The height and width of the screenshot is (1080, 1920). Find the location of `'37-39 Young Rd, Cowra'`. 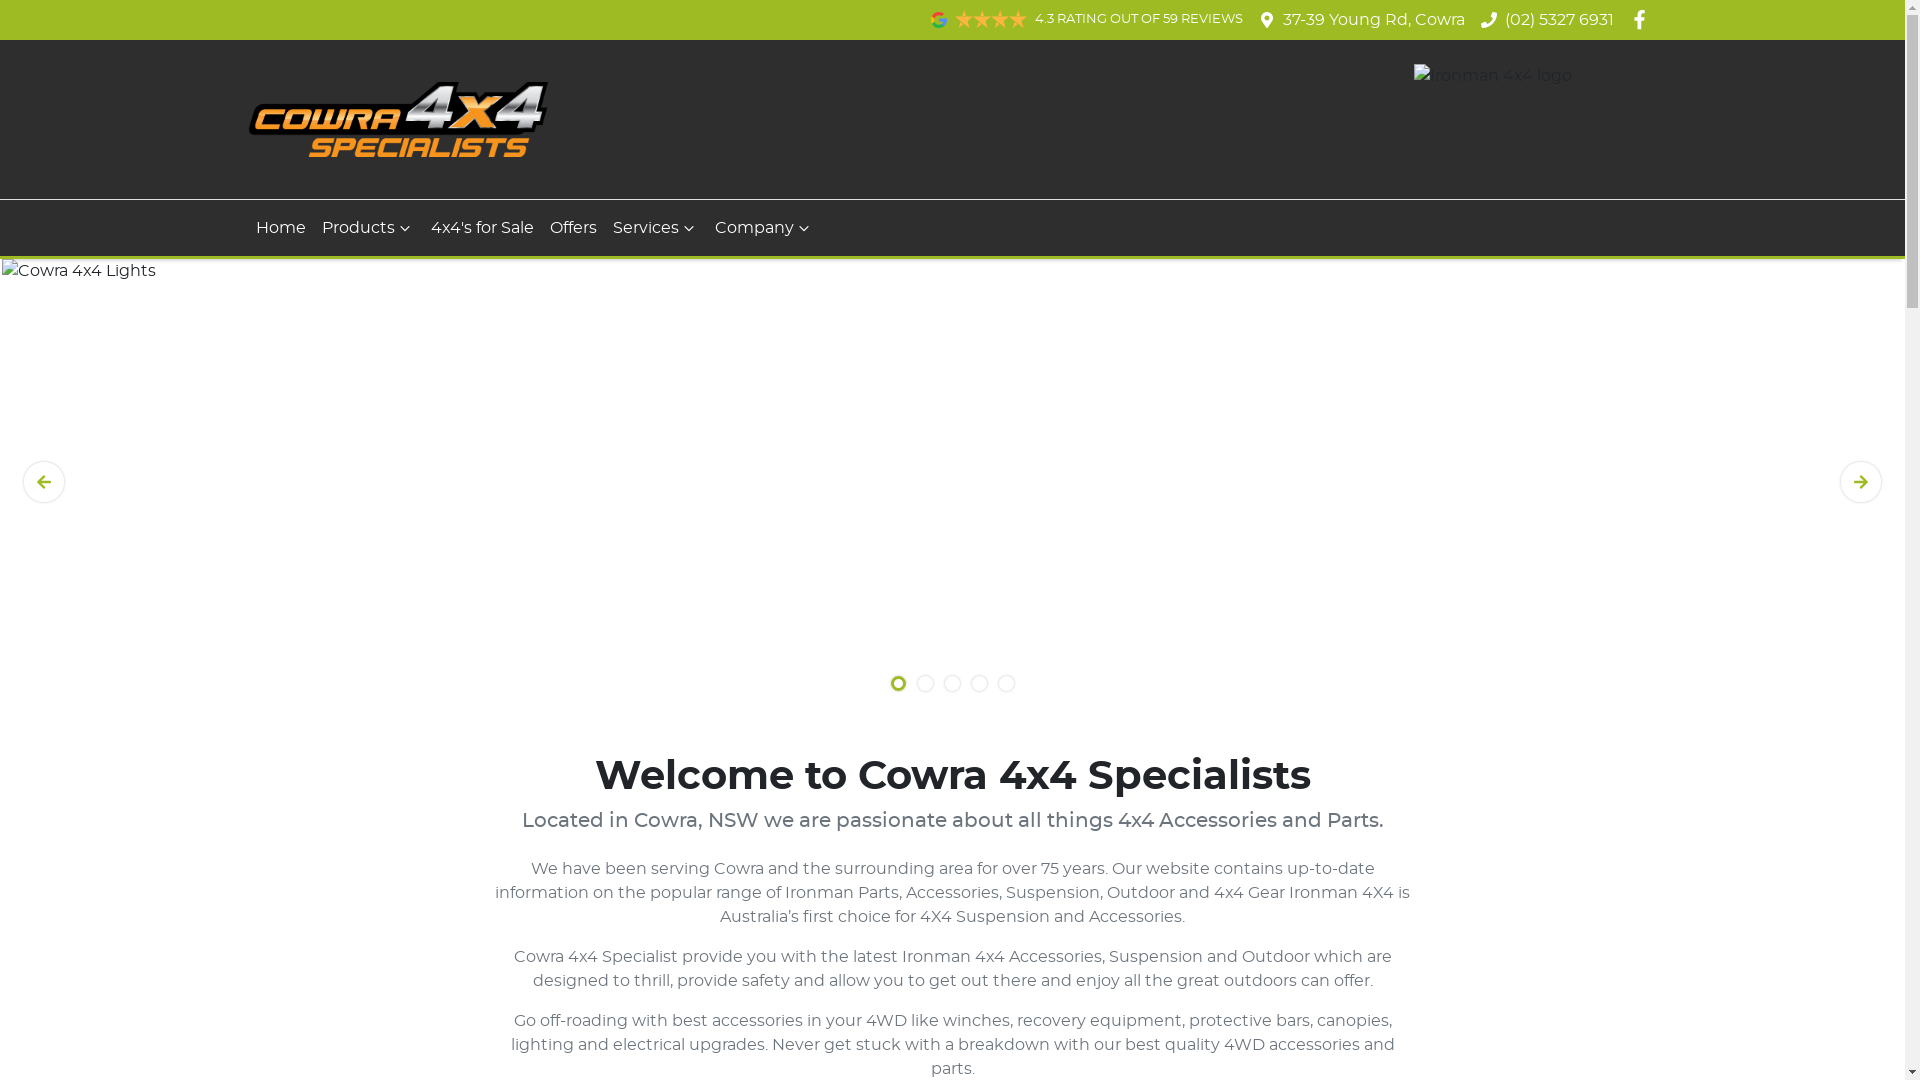

'37-39 Young Rd, Cowra' is located at coordinates (1372, 19).